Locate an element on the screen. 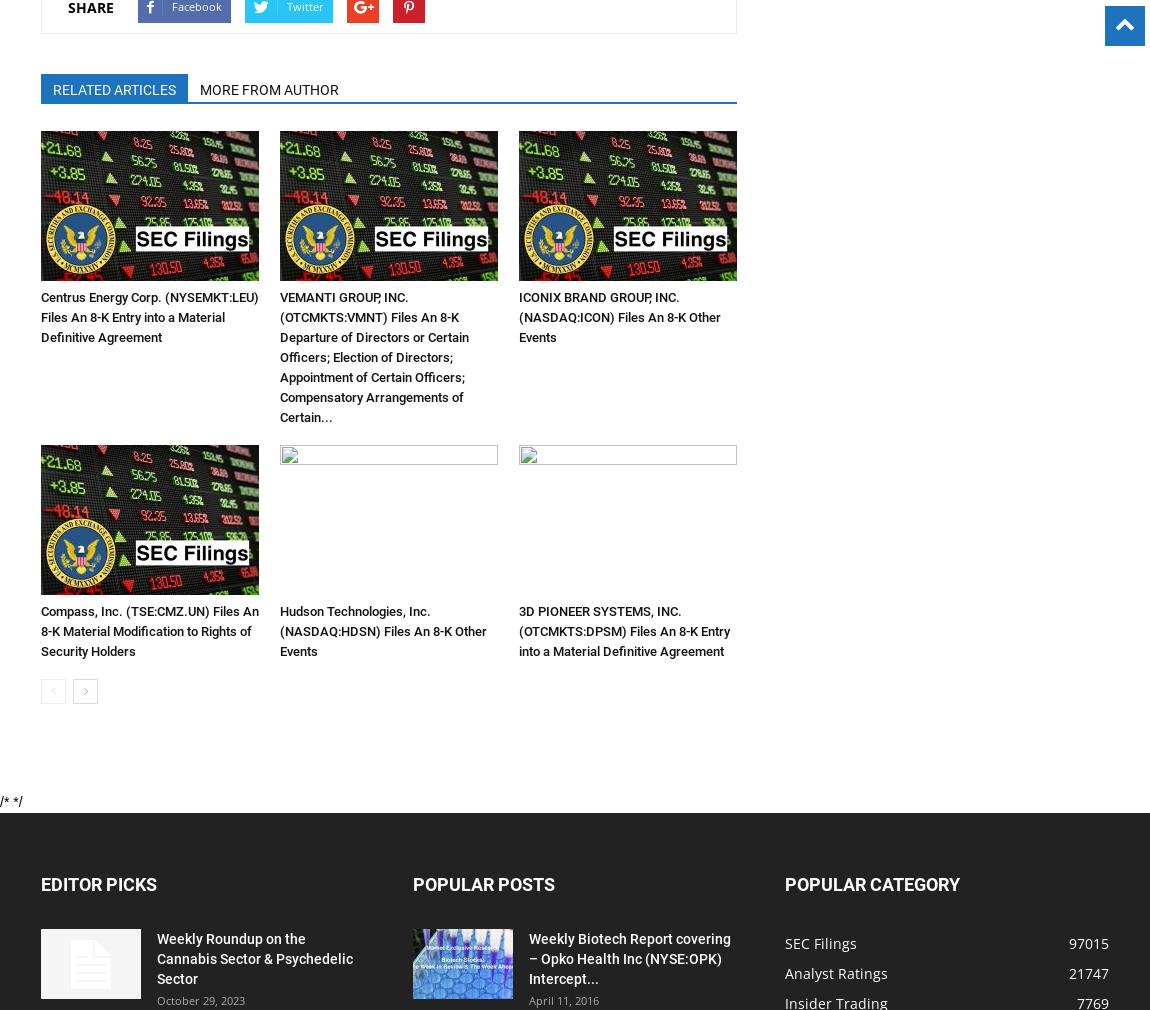 The height and width of the screenshot is (1010, 1150). '3D PIONEER SYSTEMS, INC. (OTCMKTS:DPSM) Files An 8-K Entry into a Material Definitive Agreement' is located at coordinates (623, 630).